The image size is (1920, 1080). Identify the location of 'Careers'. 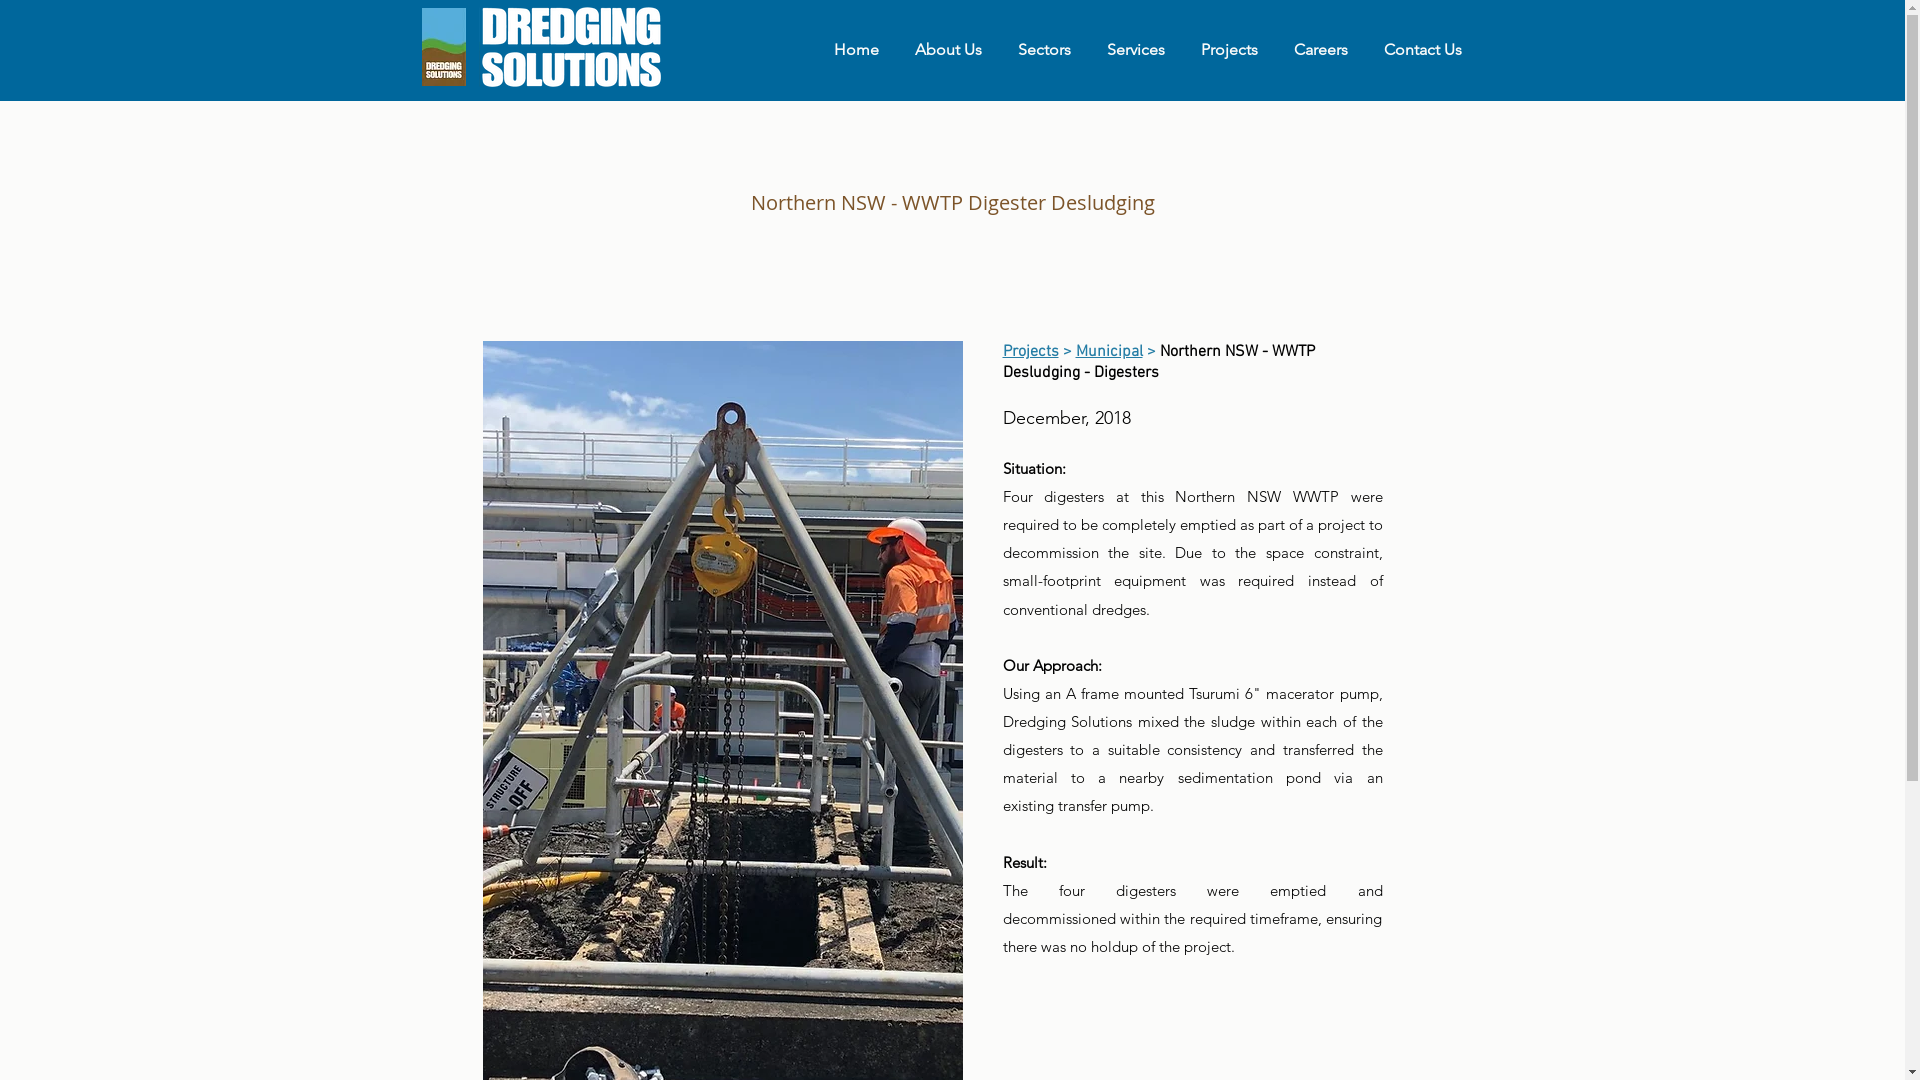
(1329, 49).